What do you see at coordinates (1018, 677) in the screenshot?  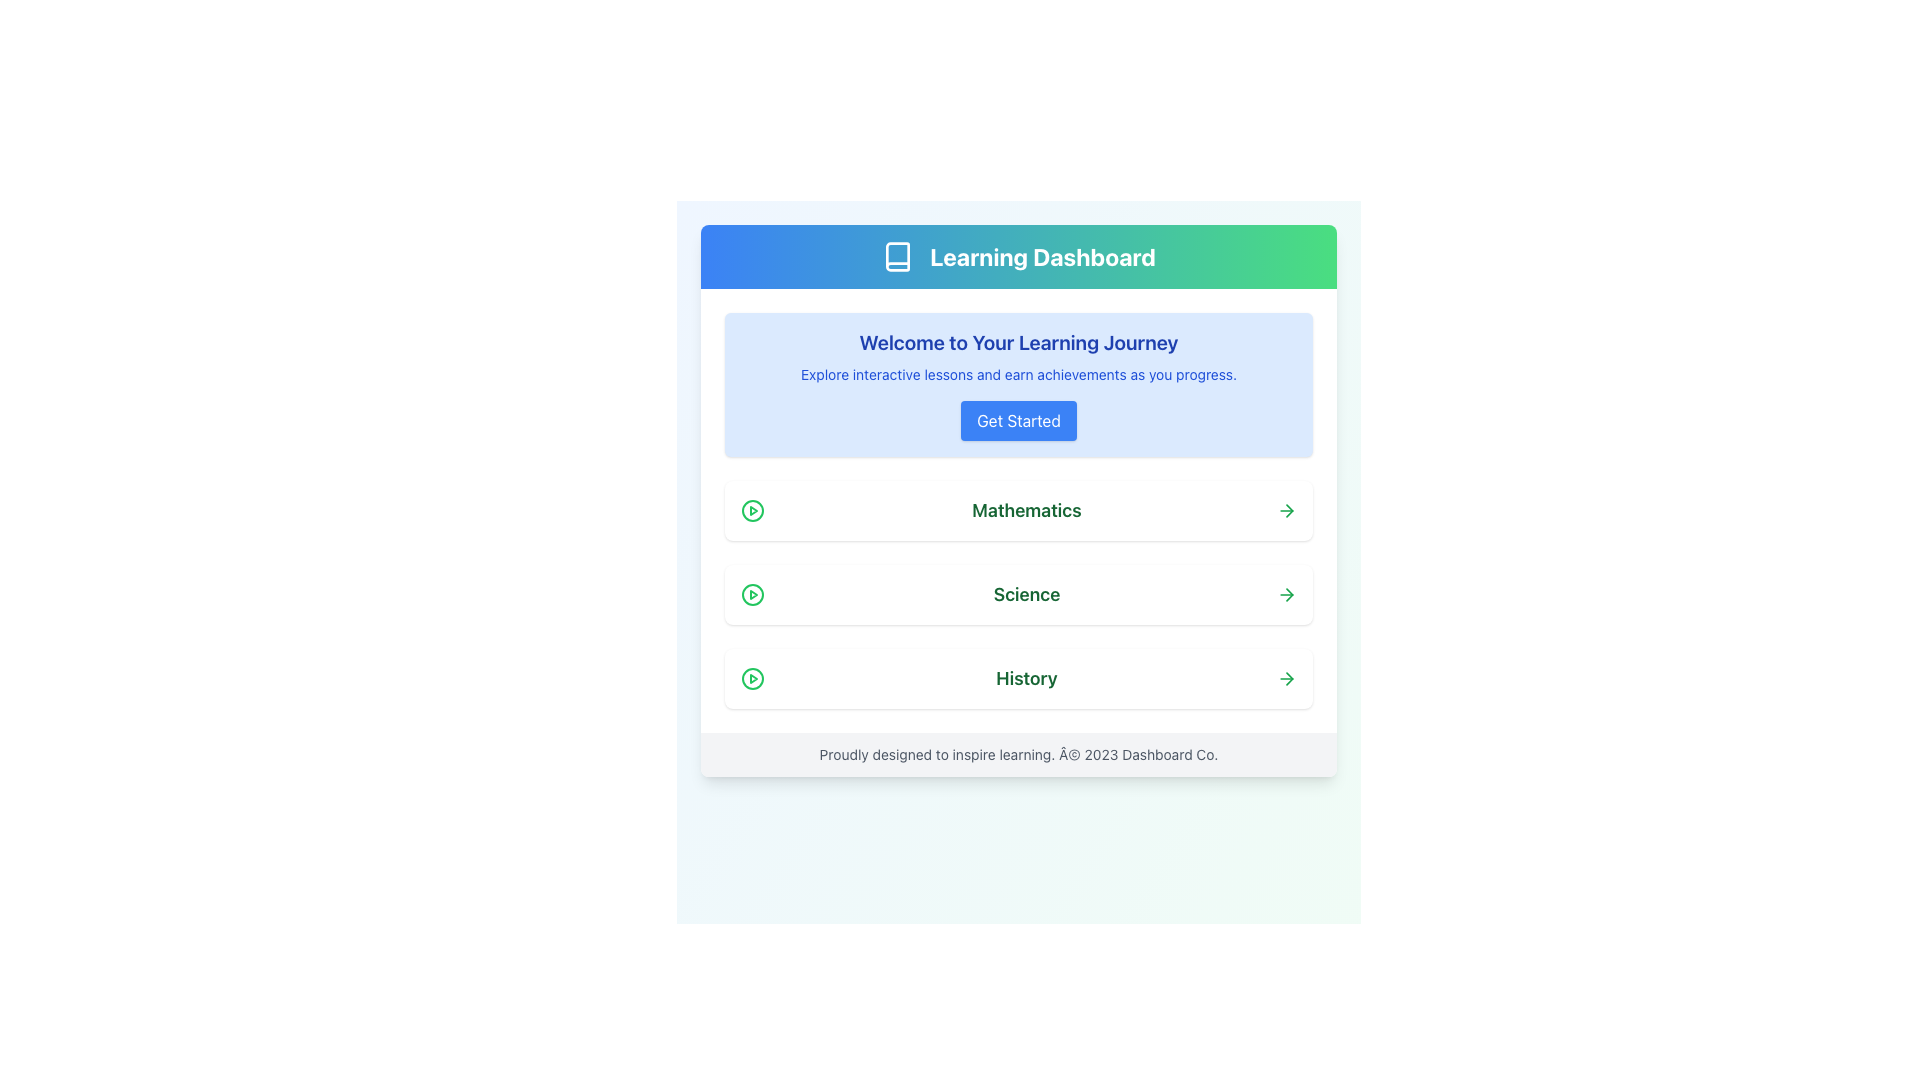 I see `the 'History' navigation button located below the 'Mathematics' and 'Science' buttons in the 'Welcome to Your Learning Journey' section` at bounding box center [1018, 677].